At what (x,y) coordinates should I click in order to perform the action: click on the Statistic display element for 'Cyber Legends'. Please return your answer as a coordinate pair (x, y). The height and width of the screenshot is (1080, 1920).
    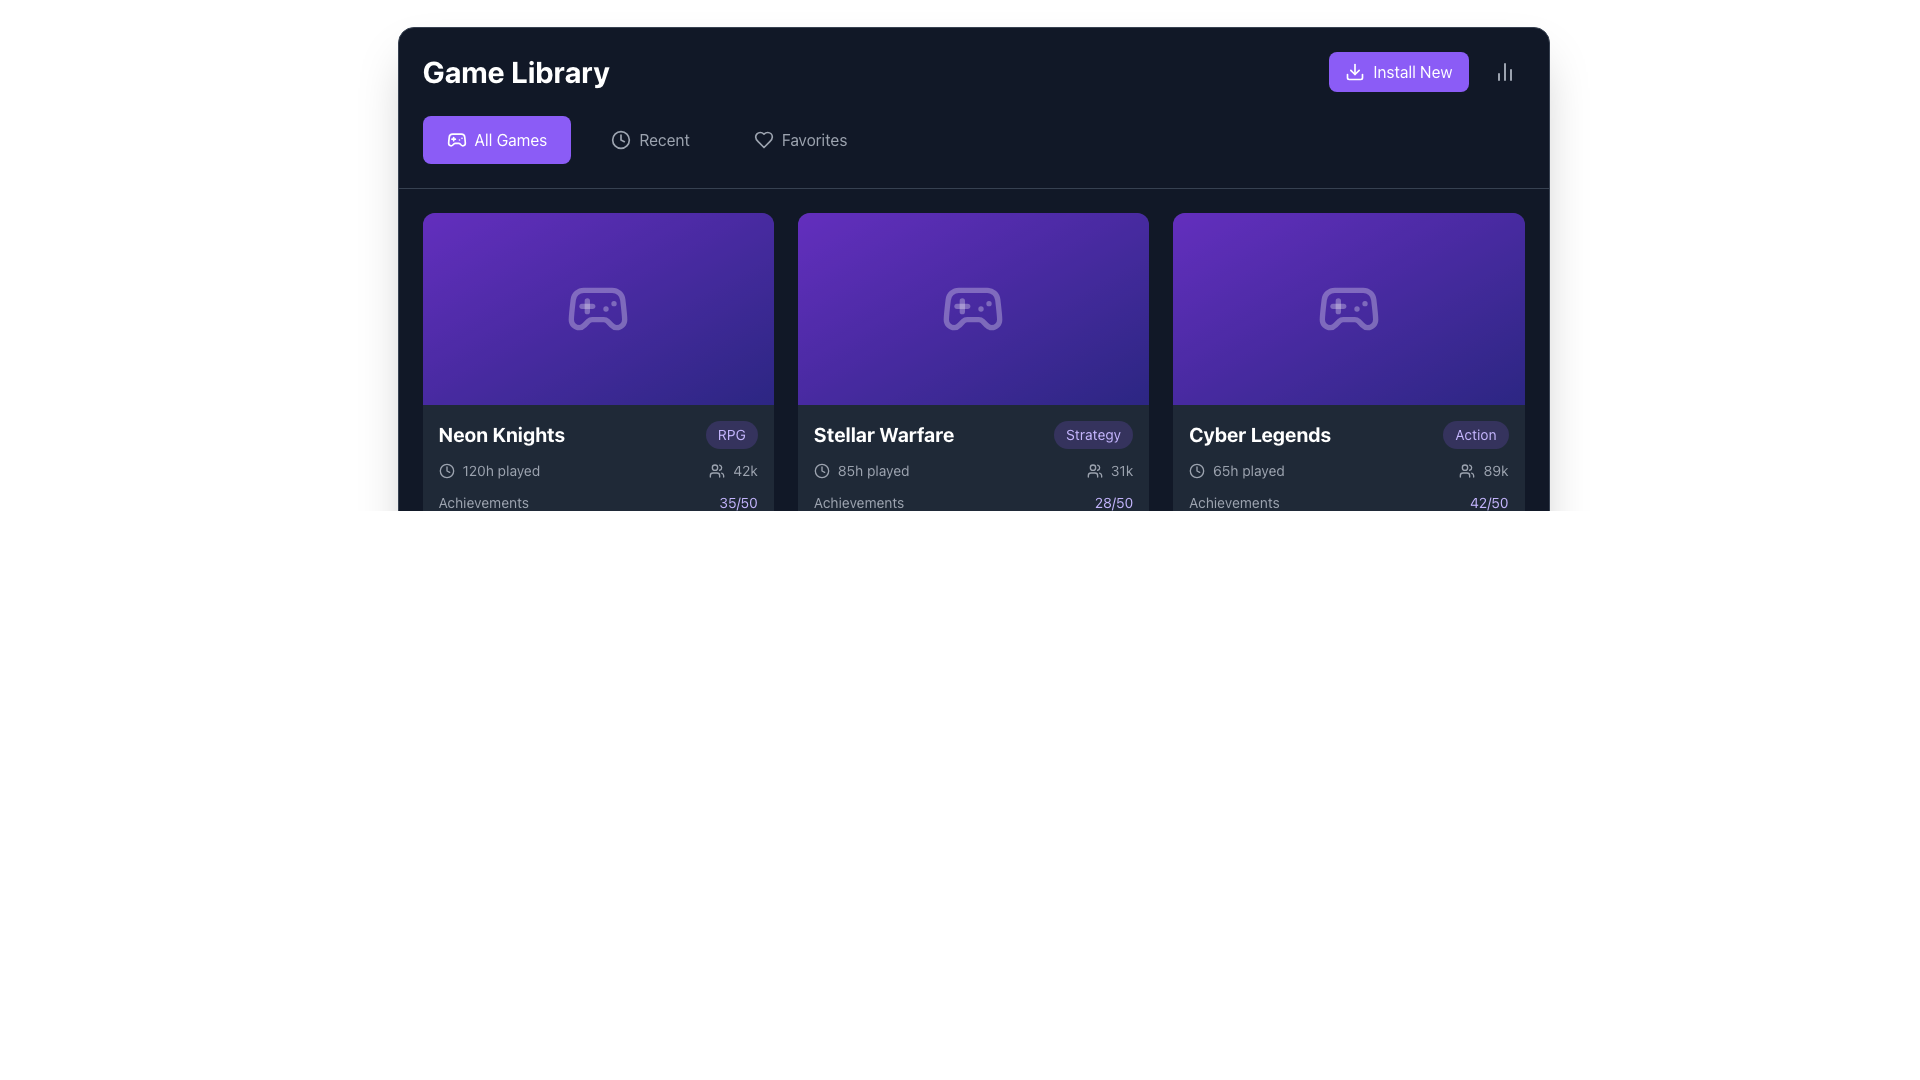
    Looking at the image, I should click on (1483, 470).